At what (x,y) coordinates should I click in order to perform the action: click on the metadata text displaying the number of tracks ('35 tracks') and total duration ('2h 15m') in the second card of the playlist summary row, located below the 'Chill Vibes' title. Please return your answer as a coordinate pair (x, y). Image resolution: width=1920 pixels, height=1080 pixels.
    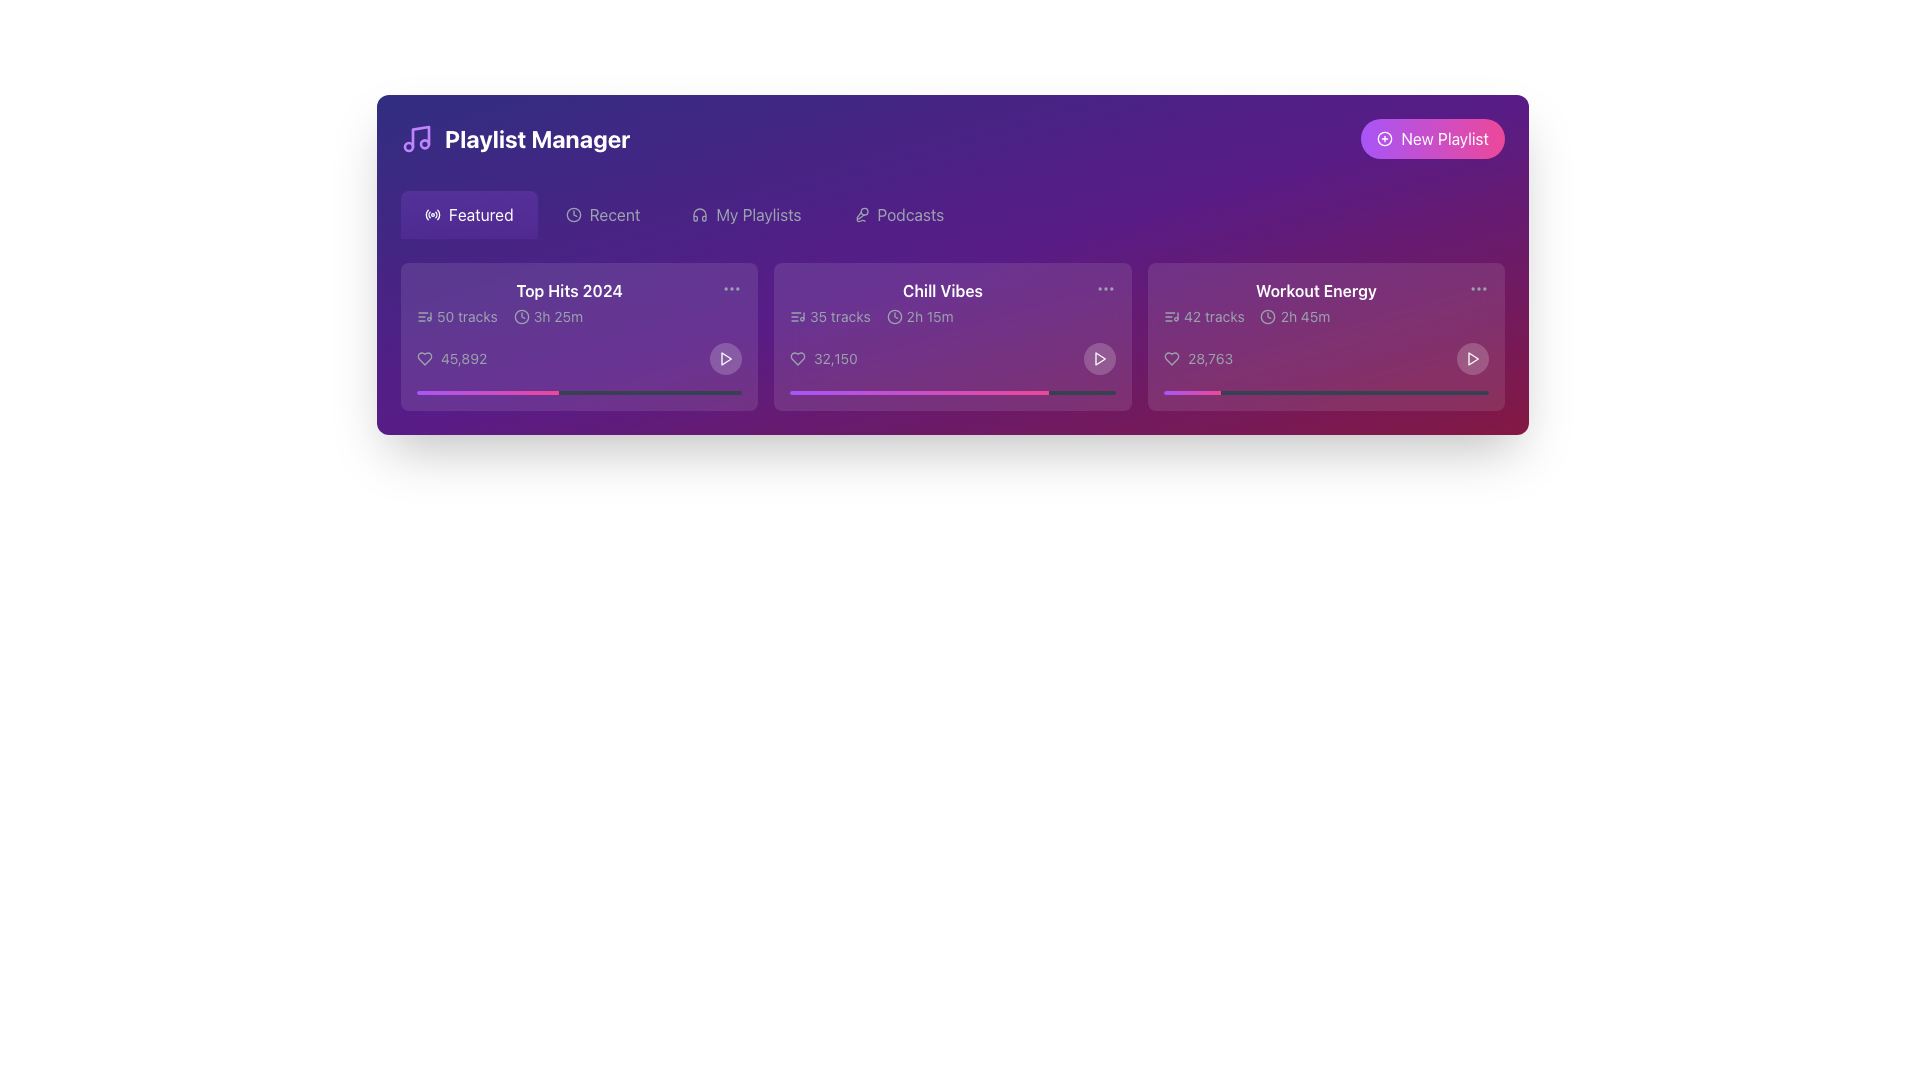
    Looking at the image, I should click on (941, 315).